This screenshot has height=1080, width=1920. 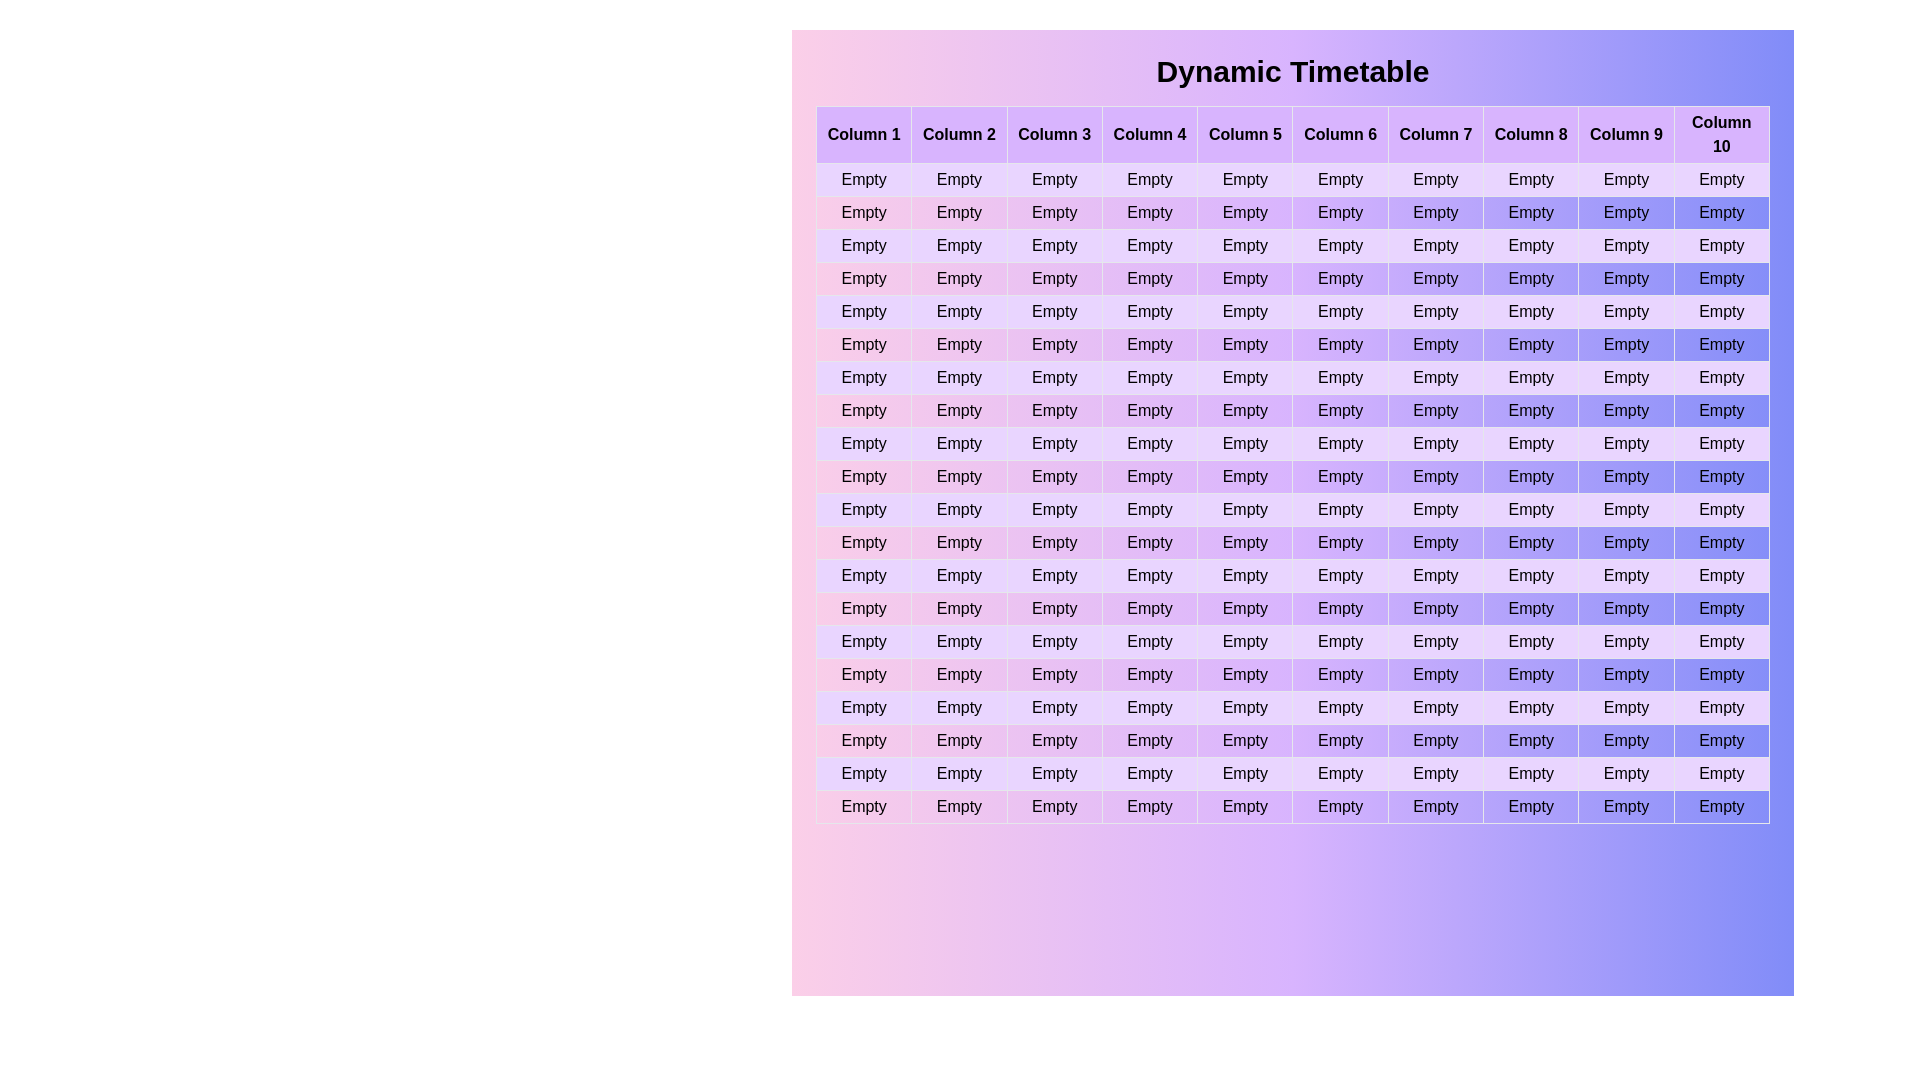 What do you see at coordinates (864, 135) in the screenshot?
I see `the cell in the timetable to open the context menu` at bounding box center [864, 135].